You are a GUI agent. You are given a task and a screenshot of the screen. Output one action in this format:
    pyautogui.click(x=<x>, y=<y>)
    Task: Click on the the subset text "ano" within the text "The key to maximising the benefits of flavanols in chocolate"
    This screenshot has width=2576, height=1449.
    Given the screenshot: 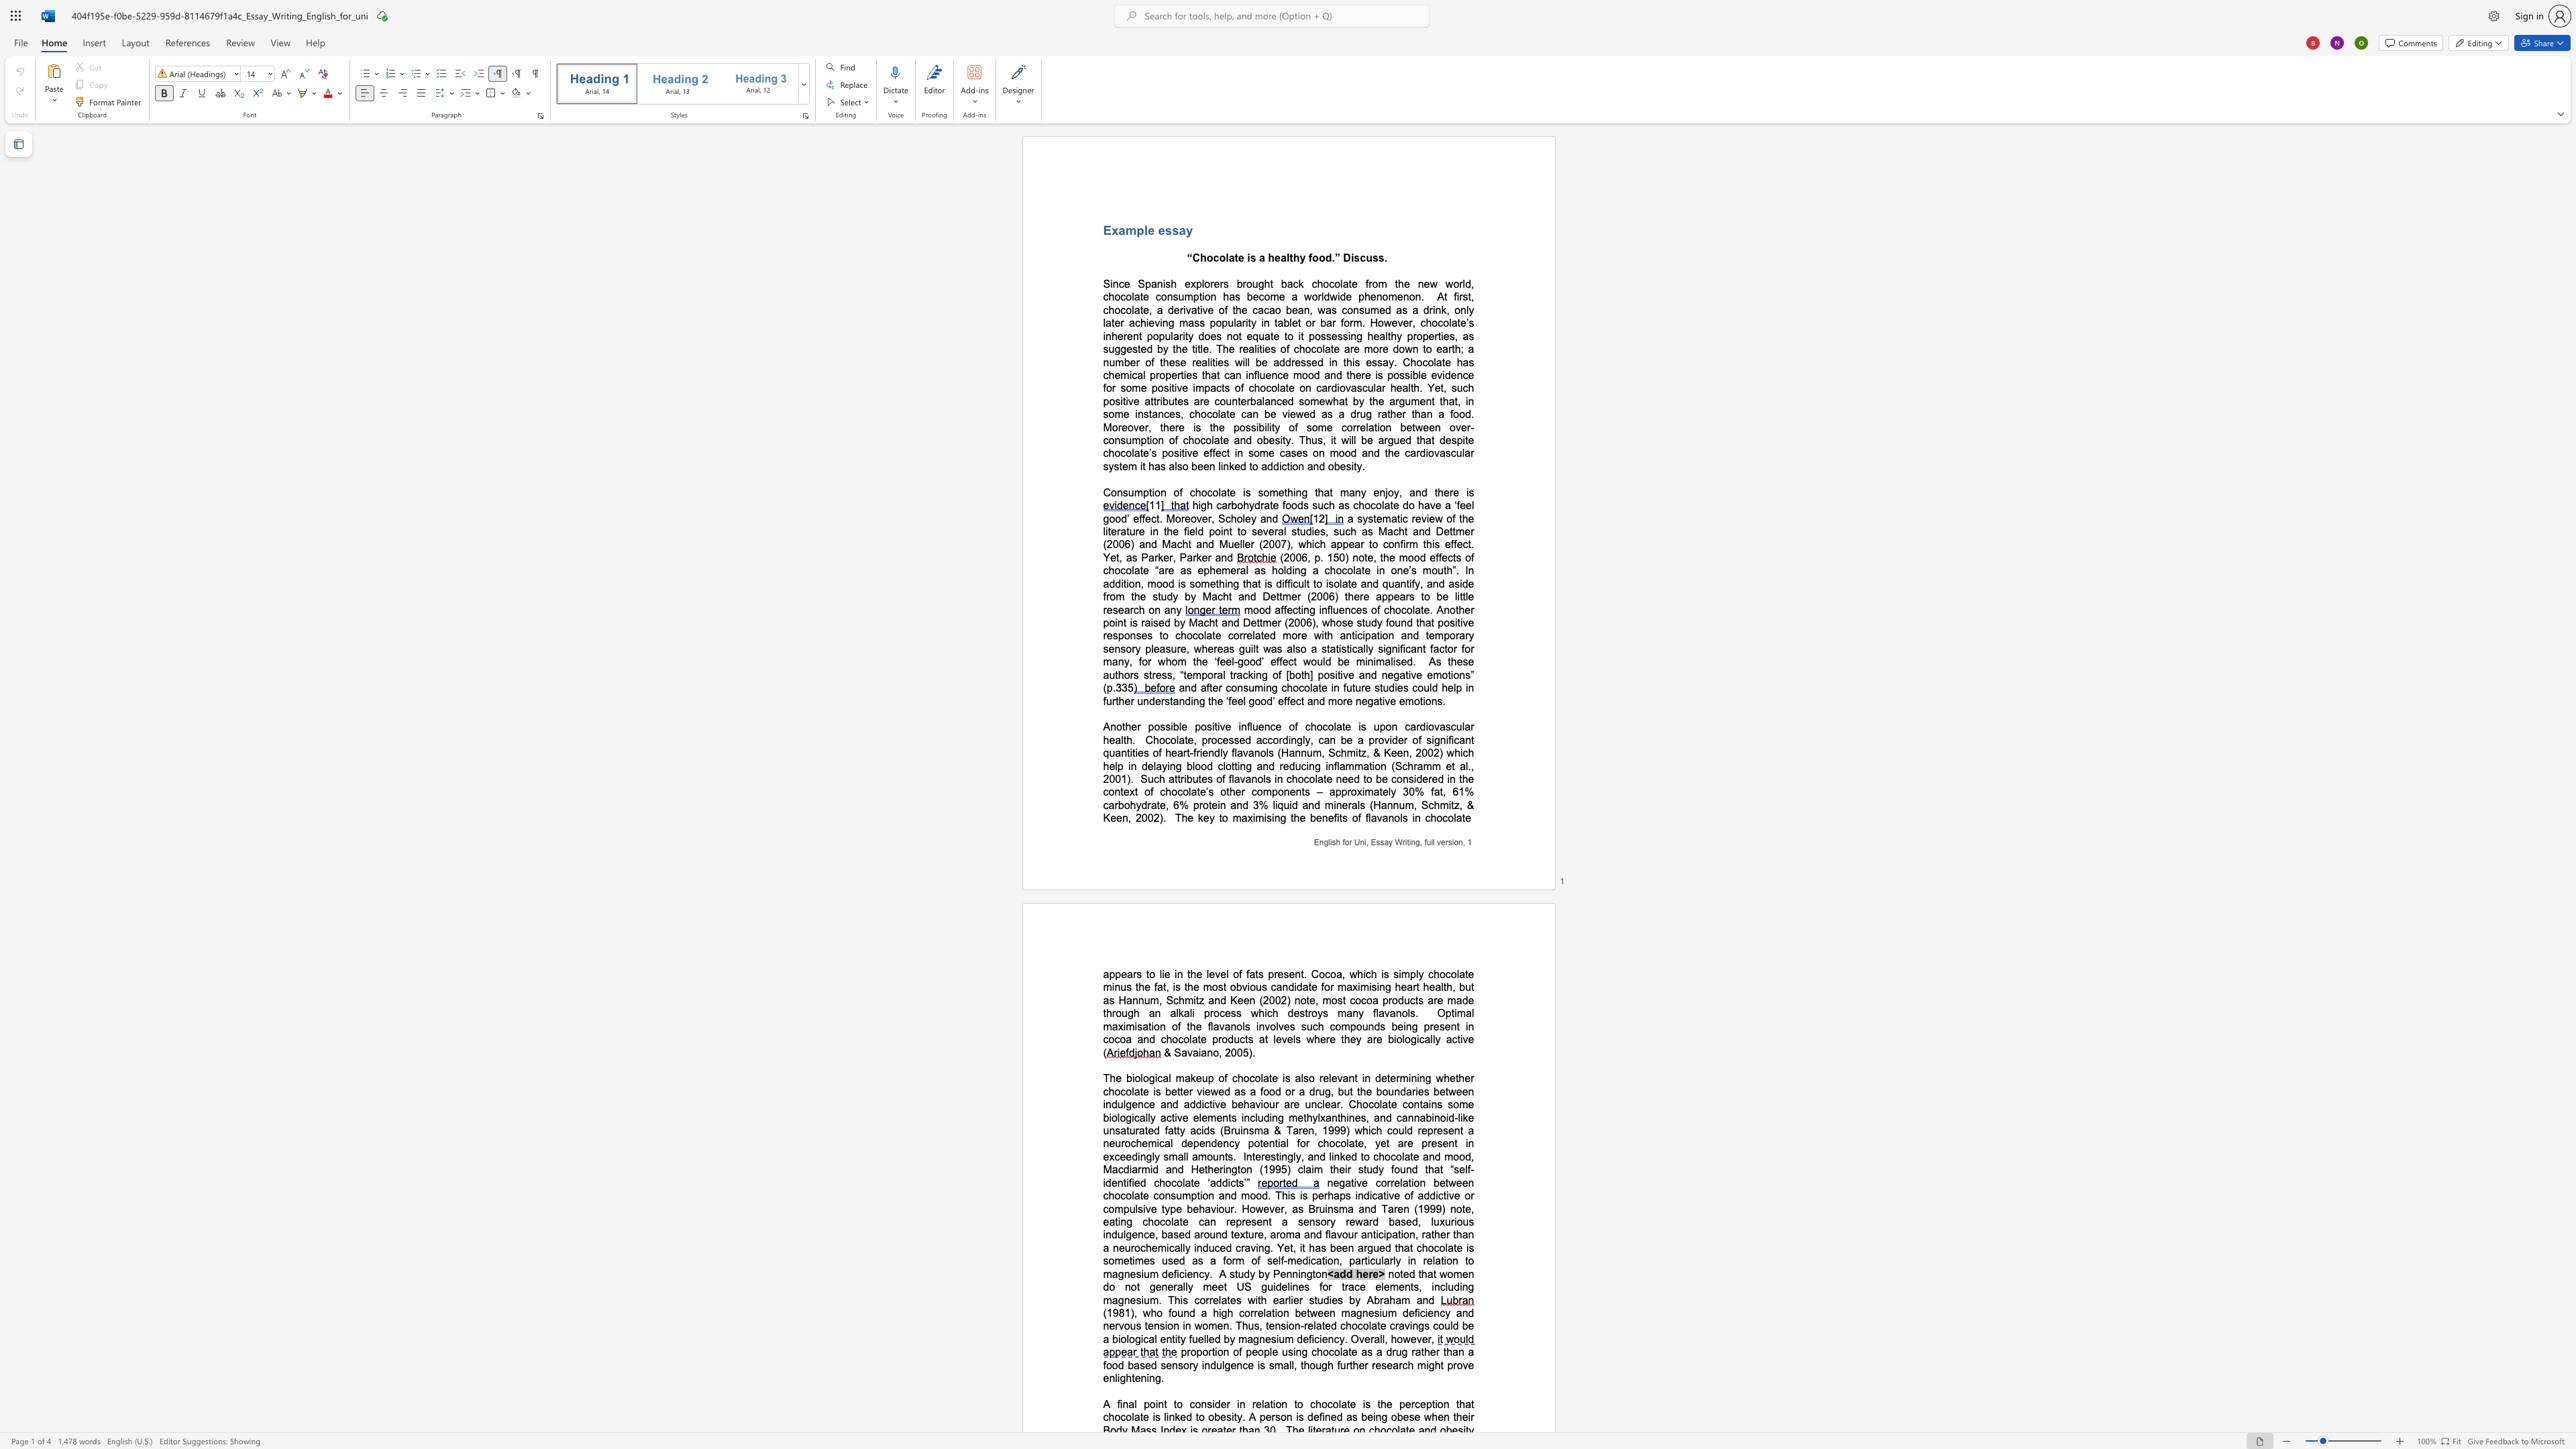 What is the action you would take?
    pyautogui.click(x=1381, y=817)
    